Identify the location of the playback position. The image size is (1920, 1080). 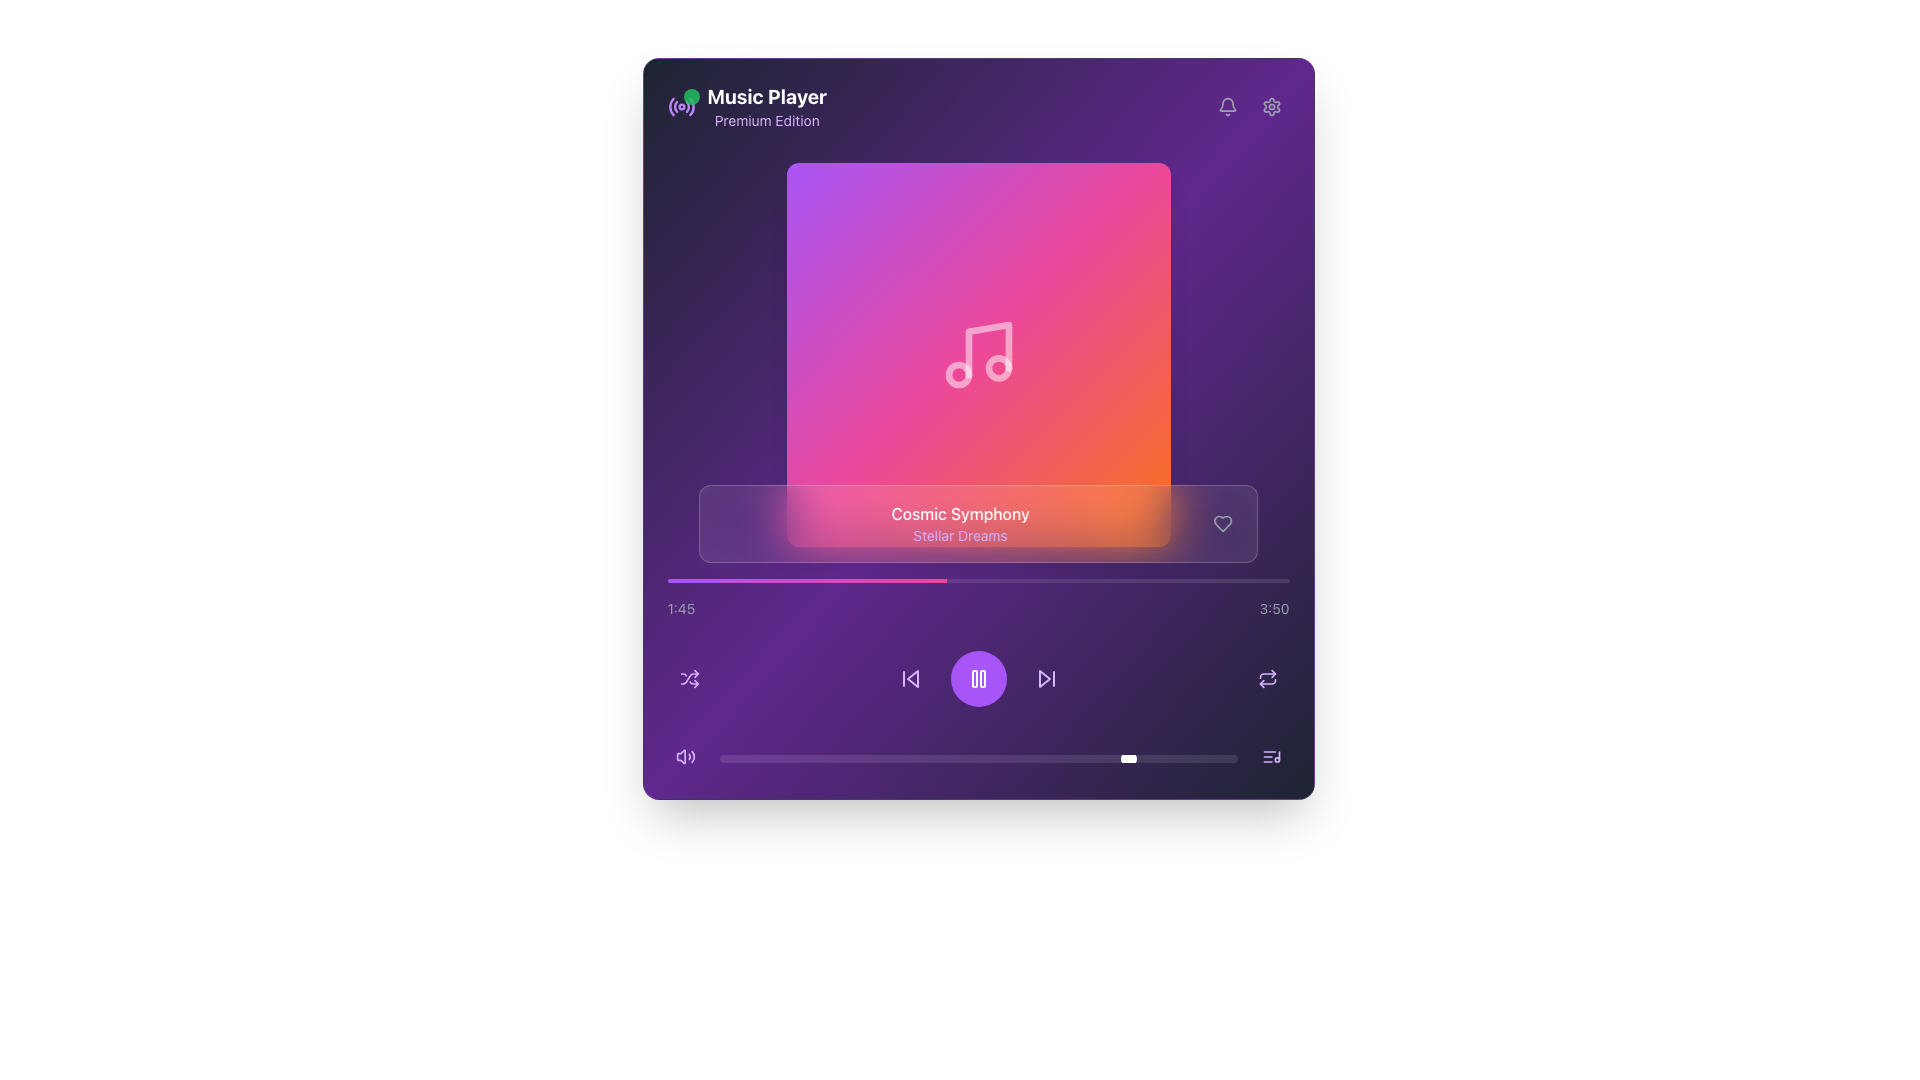
(1089, 581).